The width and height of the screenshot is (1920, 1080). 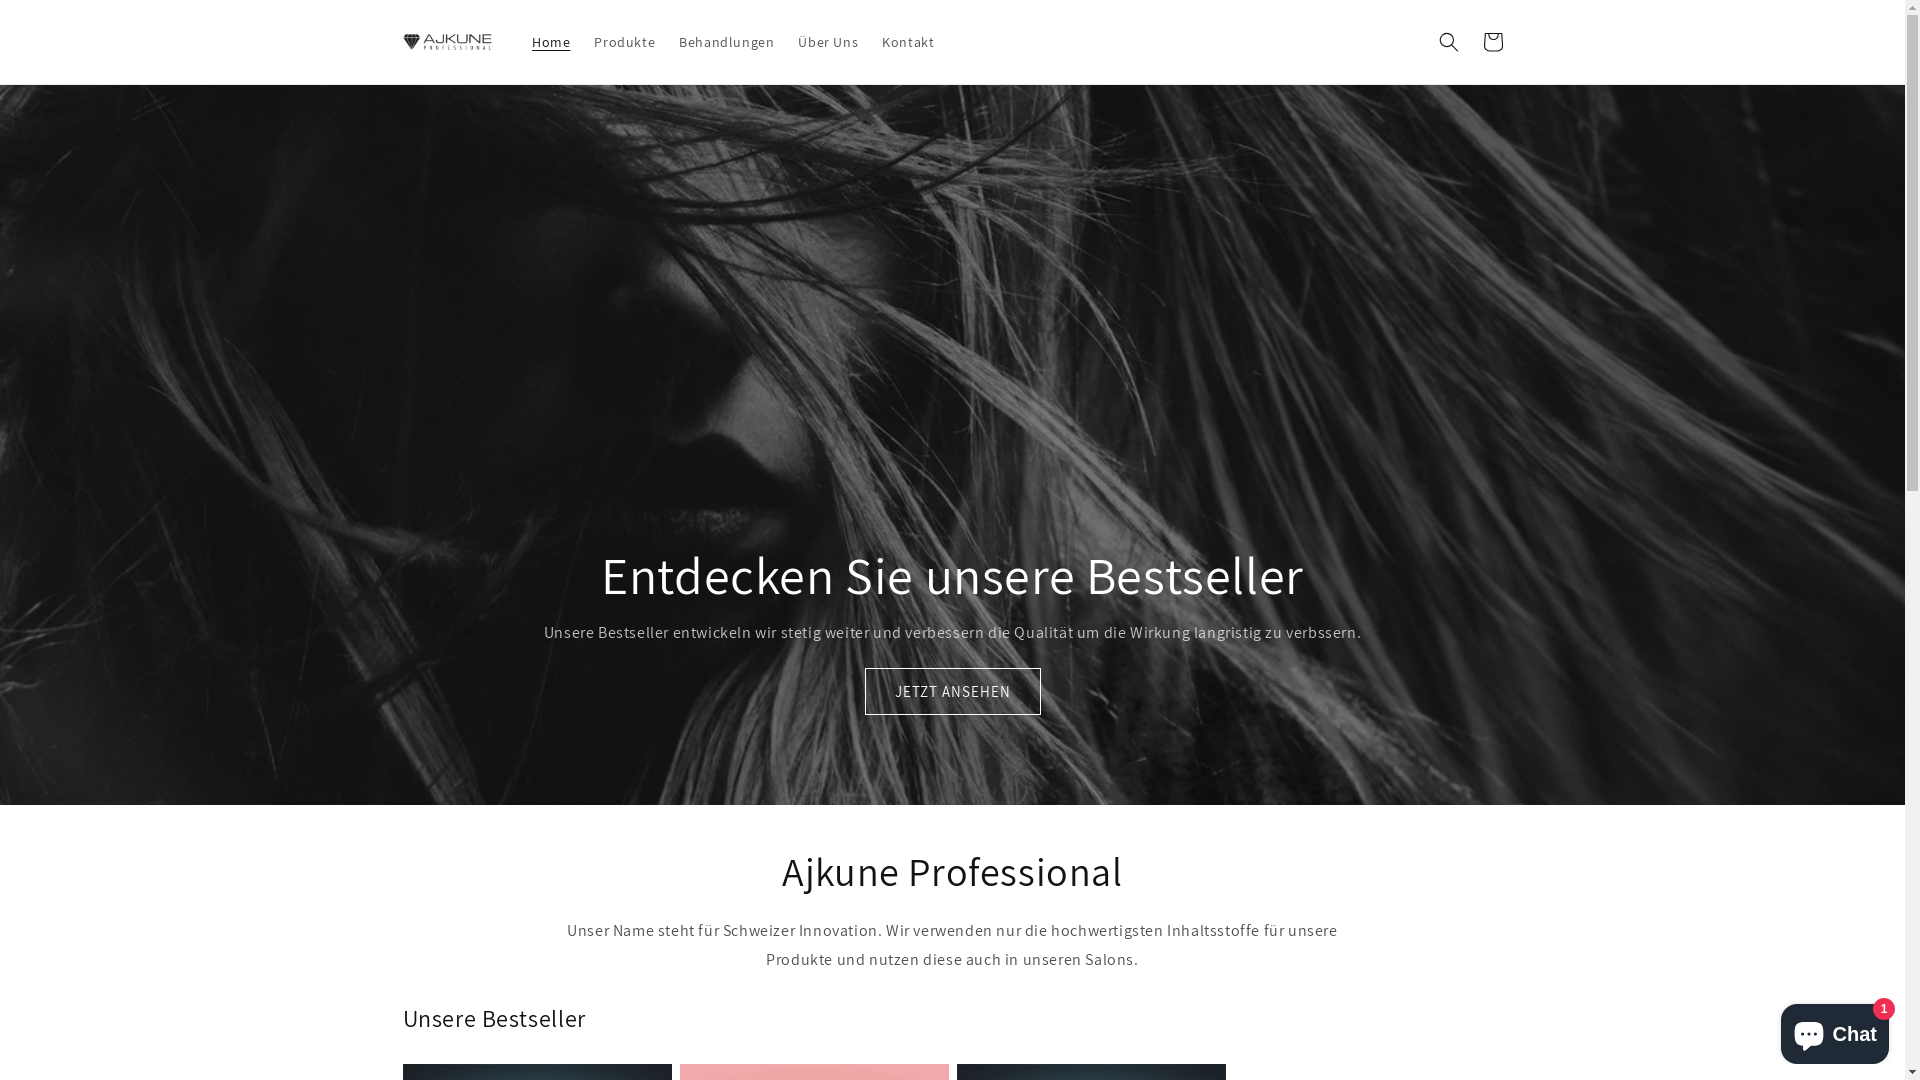 I want to click on 'Onlineshop-Chat von Shopify', so click(x=1834, y=1029).